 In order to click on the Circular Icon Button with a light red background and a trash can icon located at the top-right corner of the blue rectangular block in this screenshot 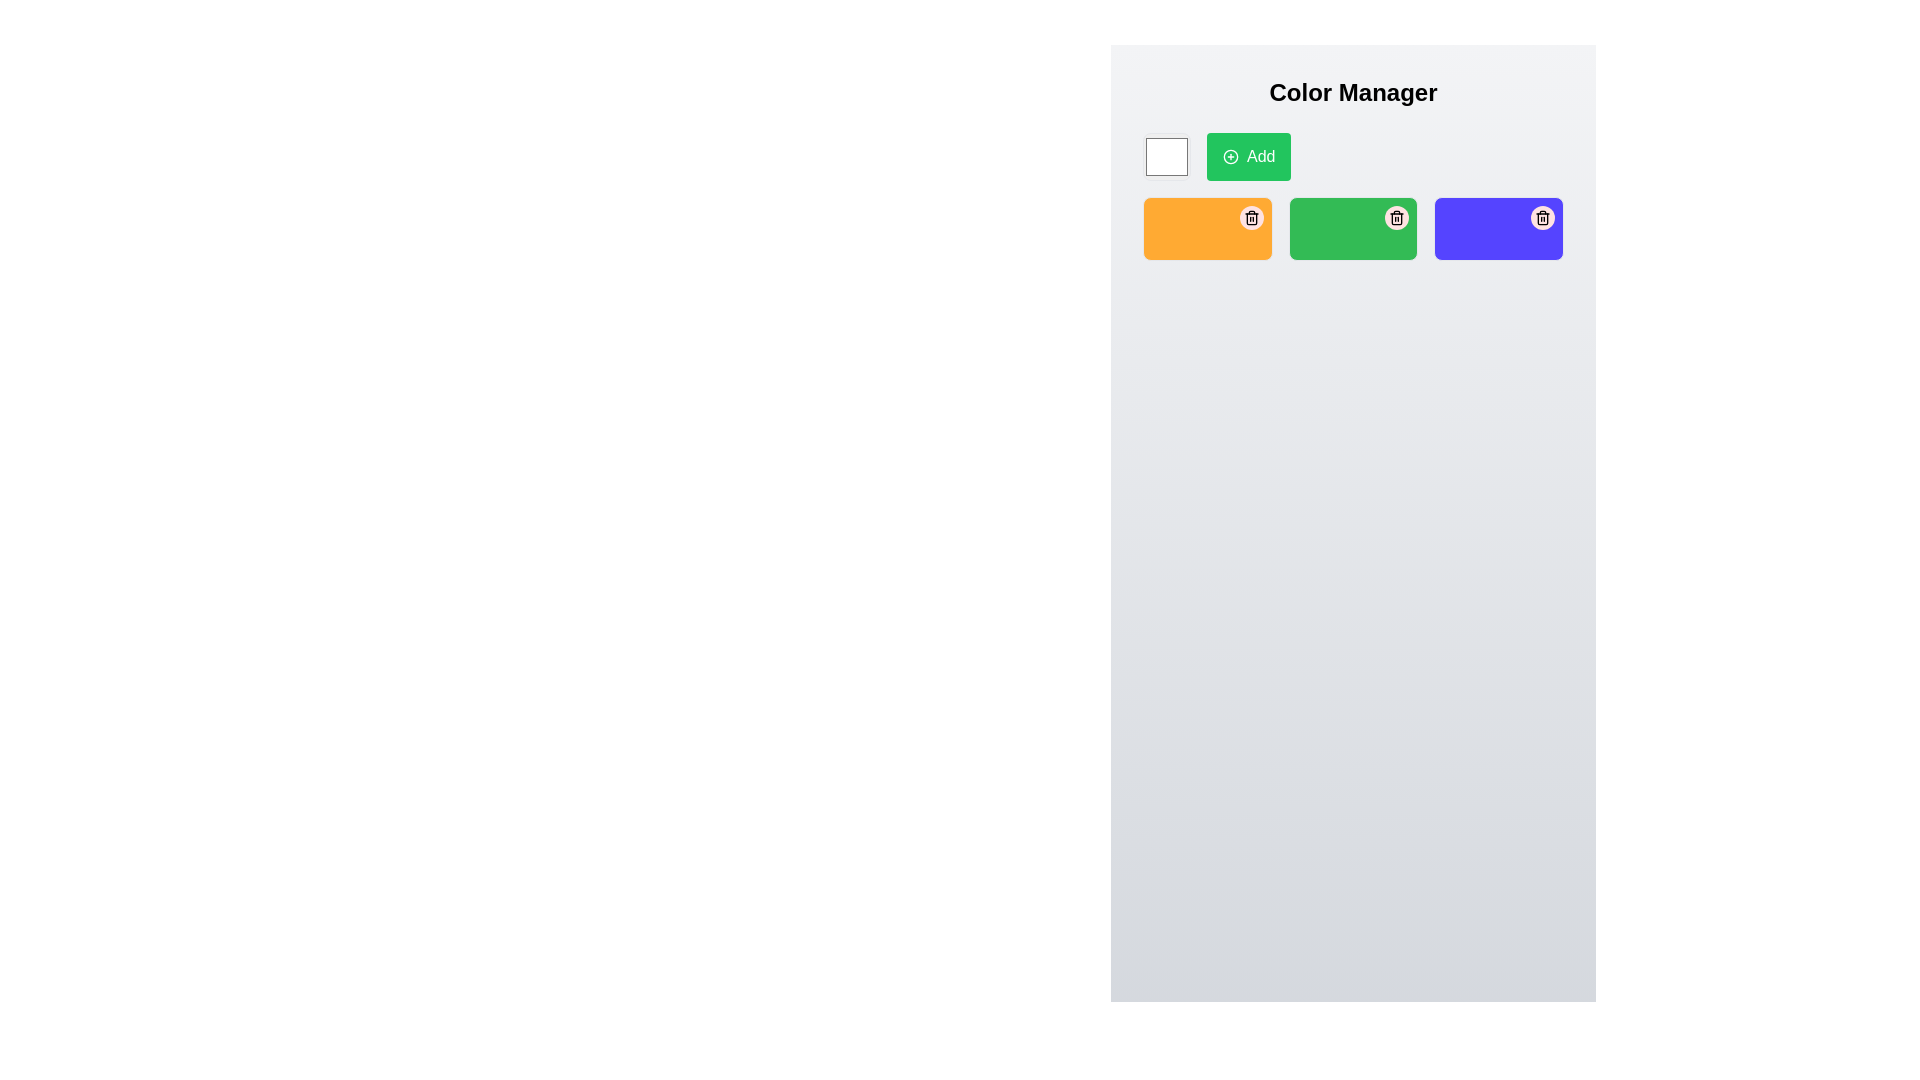, I will do `click(1541, 218)`.